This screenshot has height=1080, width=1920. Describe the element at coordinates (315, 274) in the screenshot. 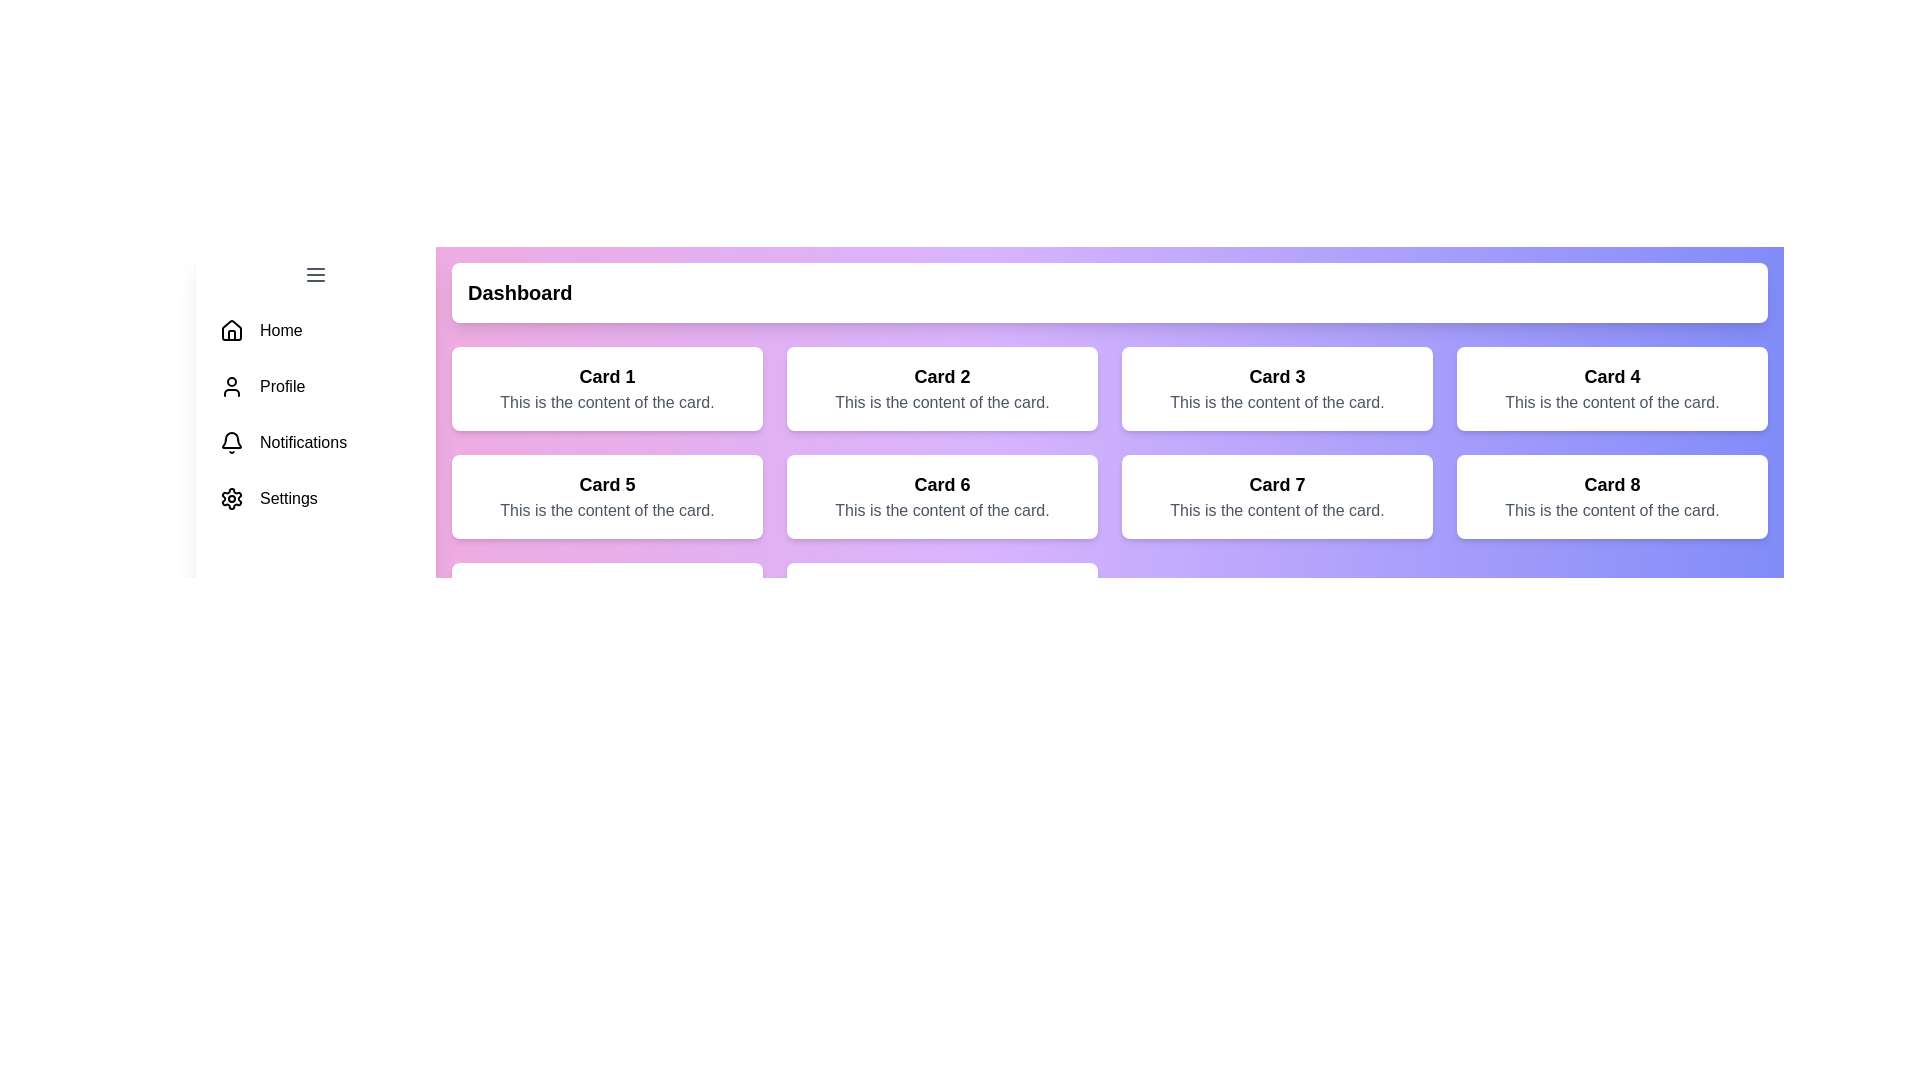

I see `the menu button to toggle the drawer state` at that location.